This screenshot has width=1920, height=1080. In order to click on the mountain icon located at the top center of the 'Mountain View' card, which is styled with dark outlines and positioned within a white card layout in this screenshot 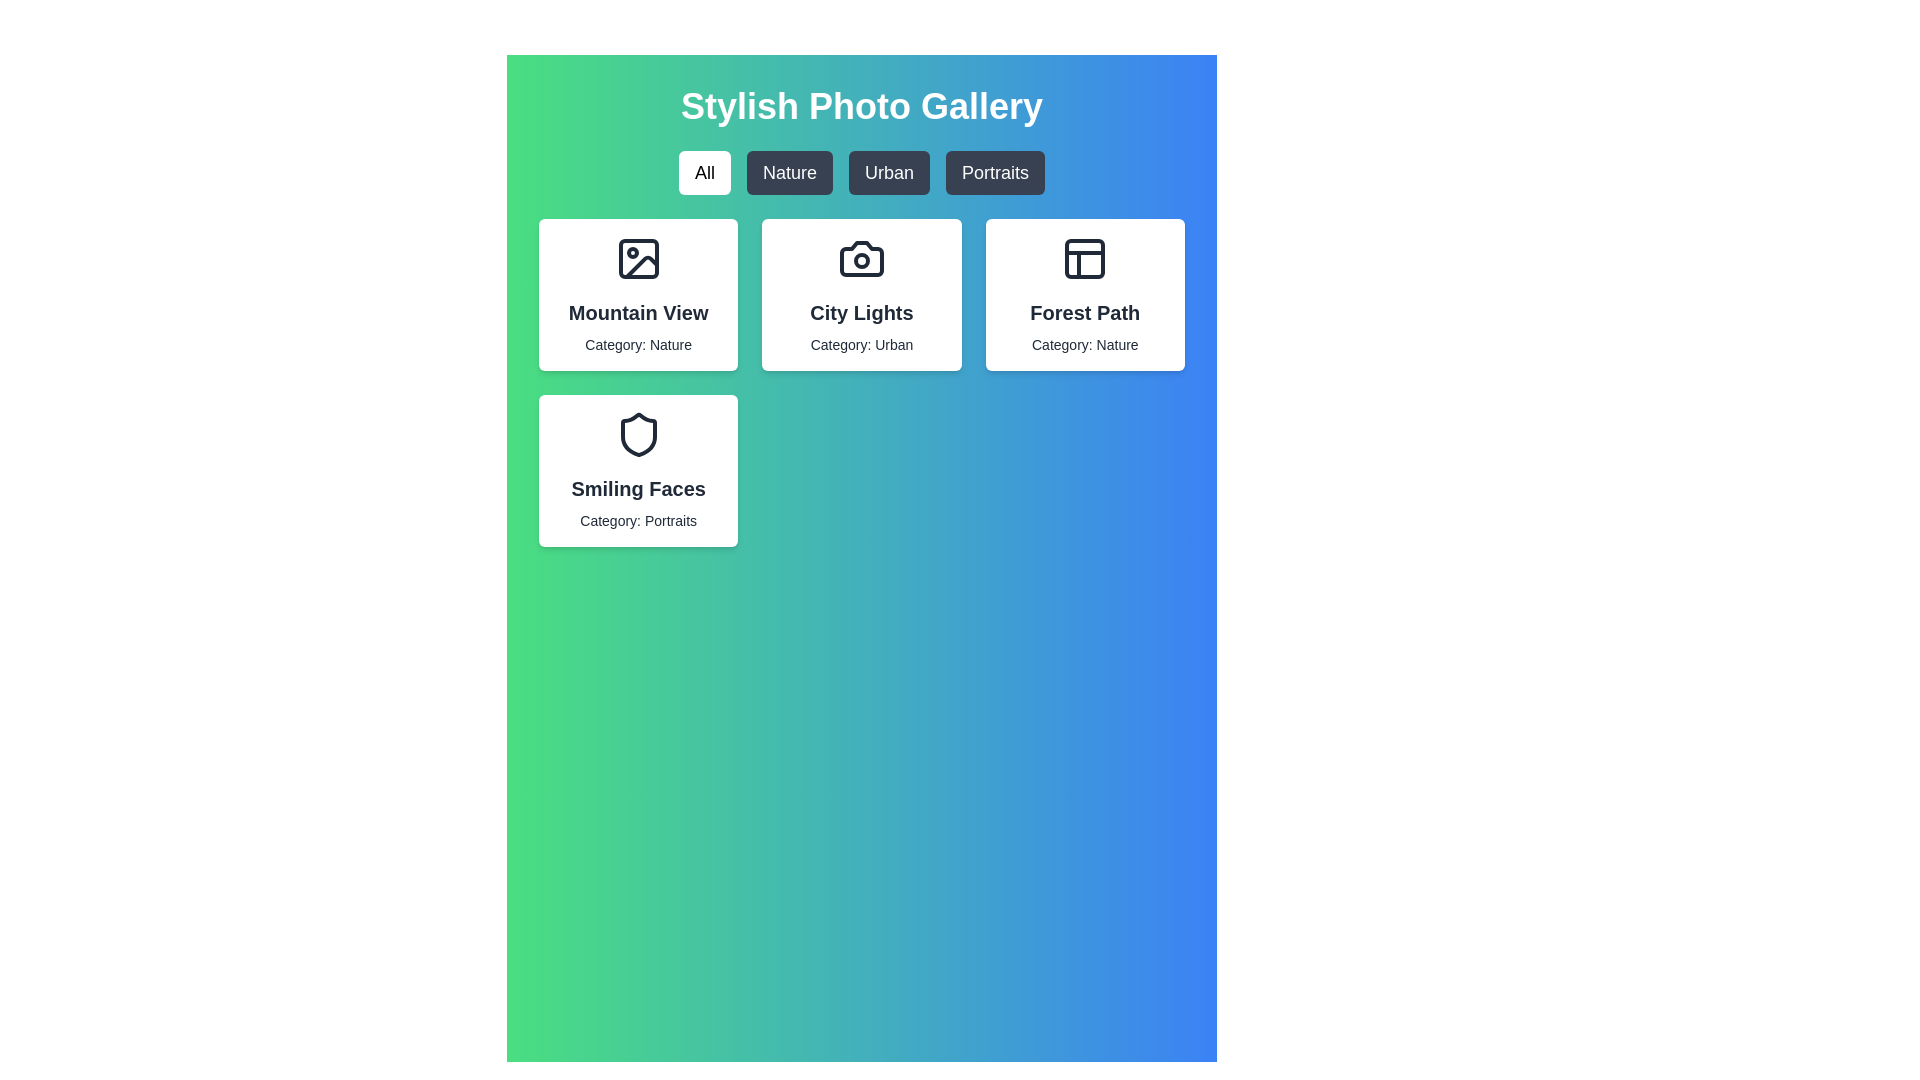, I will do `click(637, 257)`.